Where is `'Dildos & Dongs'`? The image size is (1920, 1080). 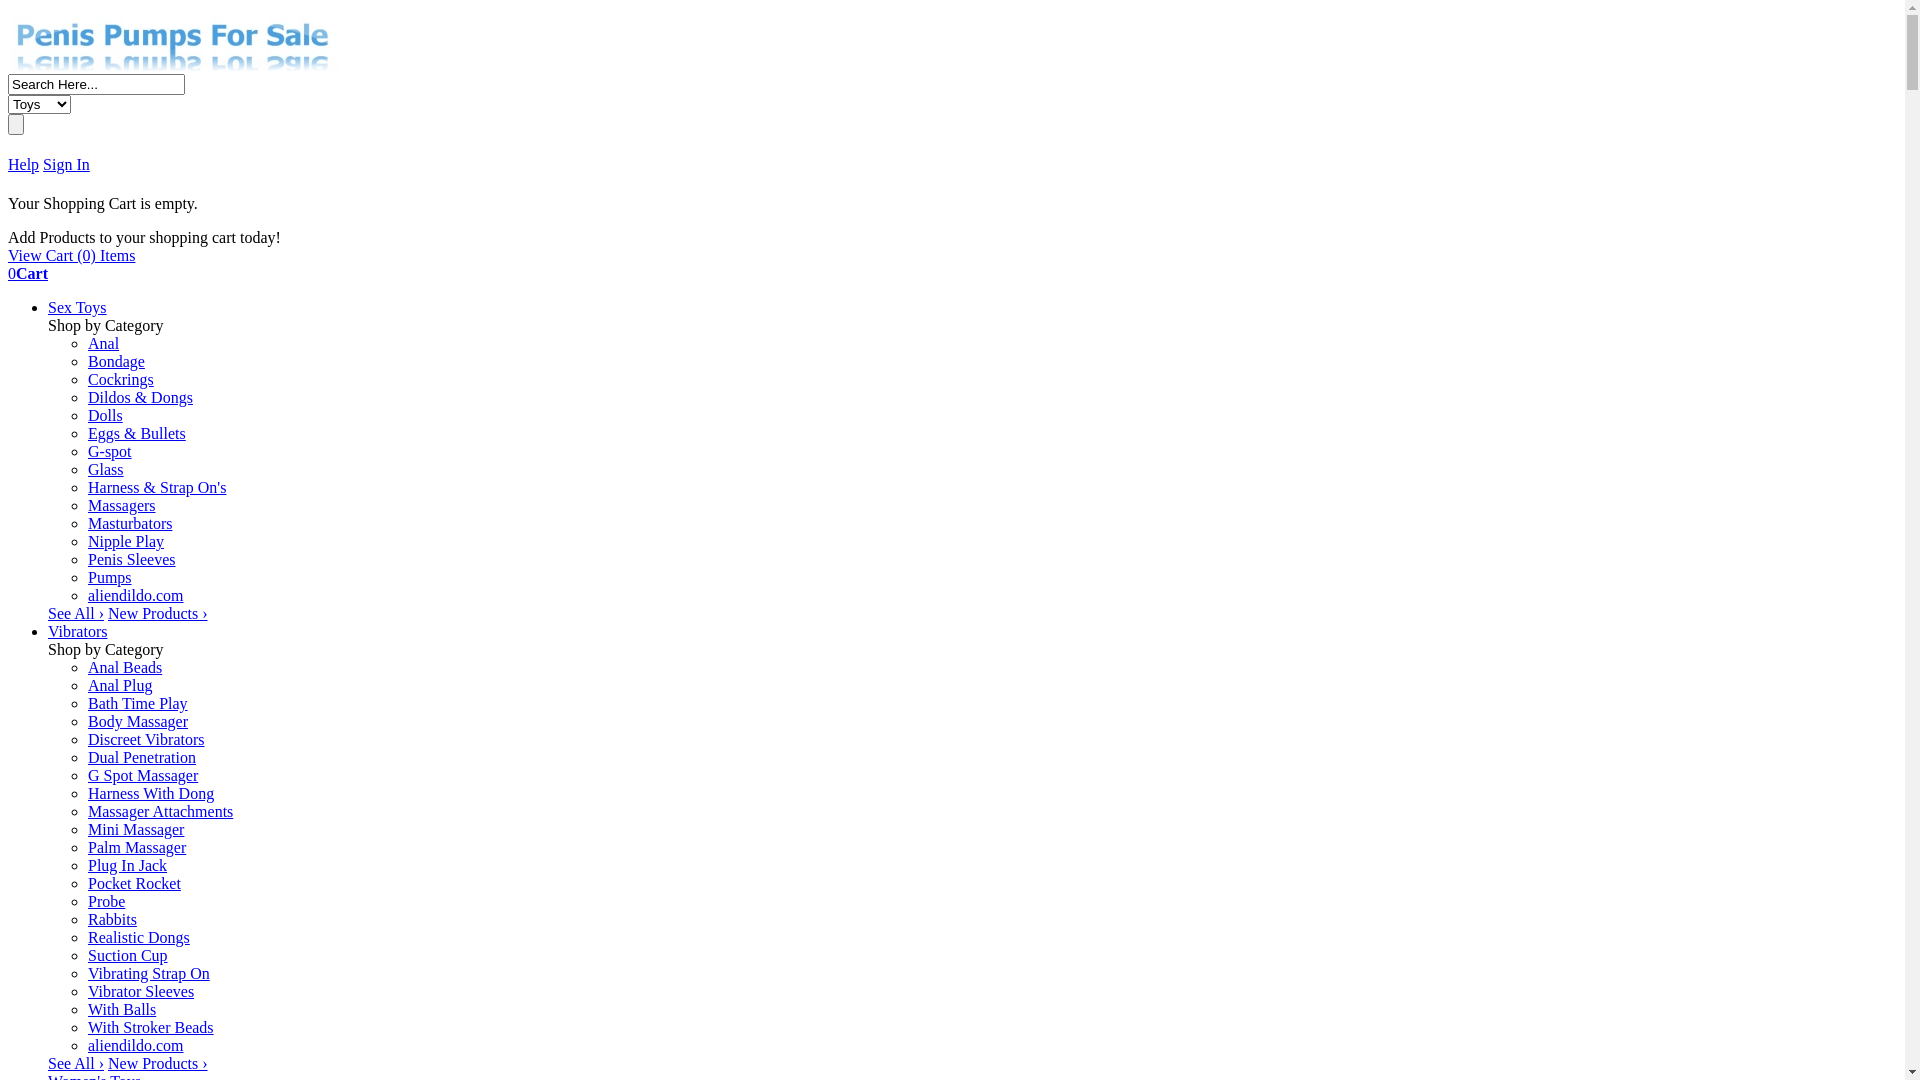
'Dildos & Dongs' is located at coordinates (139, 397).